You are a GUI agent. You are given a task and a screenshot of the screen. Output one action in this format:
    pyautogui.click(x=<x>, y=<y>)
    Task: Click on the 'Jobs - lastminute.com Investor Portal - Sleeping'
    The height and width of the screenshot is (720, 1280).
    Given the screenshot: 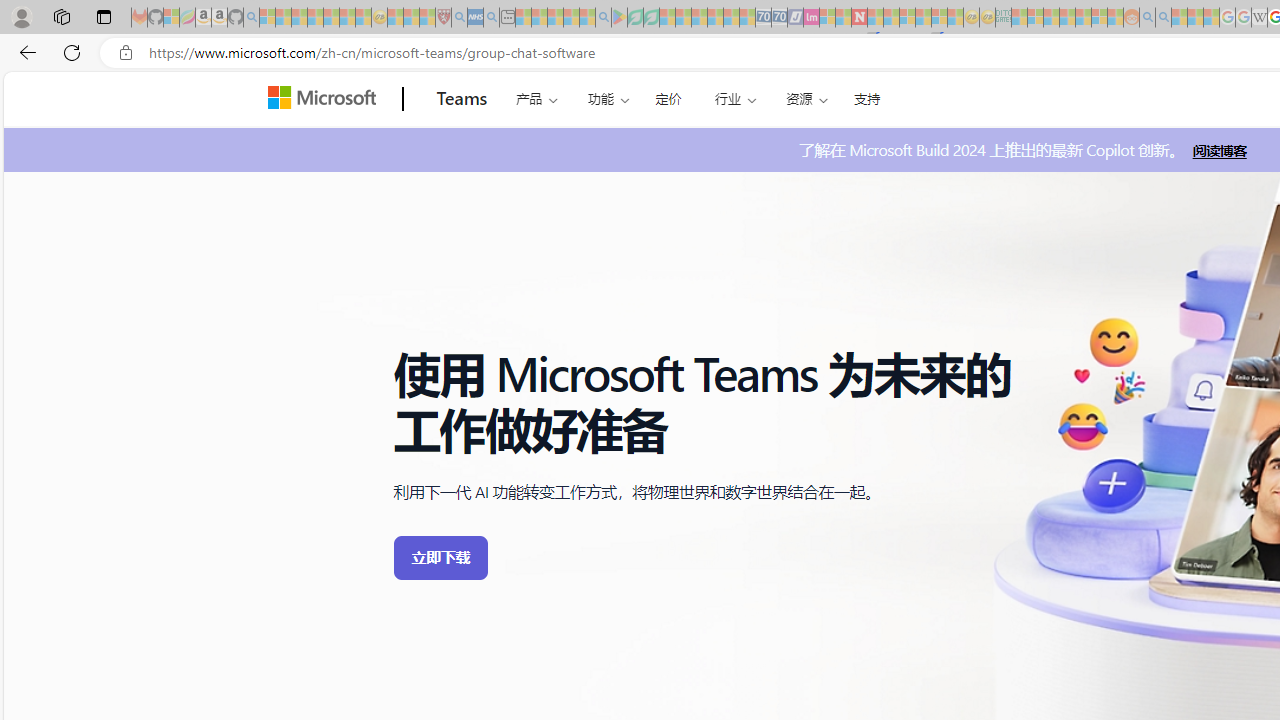 What is the action you would take?
    pyautogui.click(x=811, y=17)
    